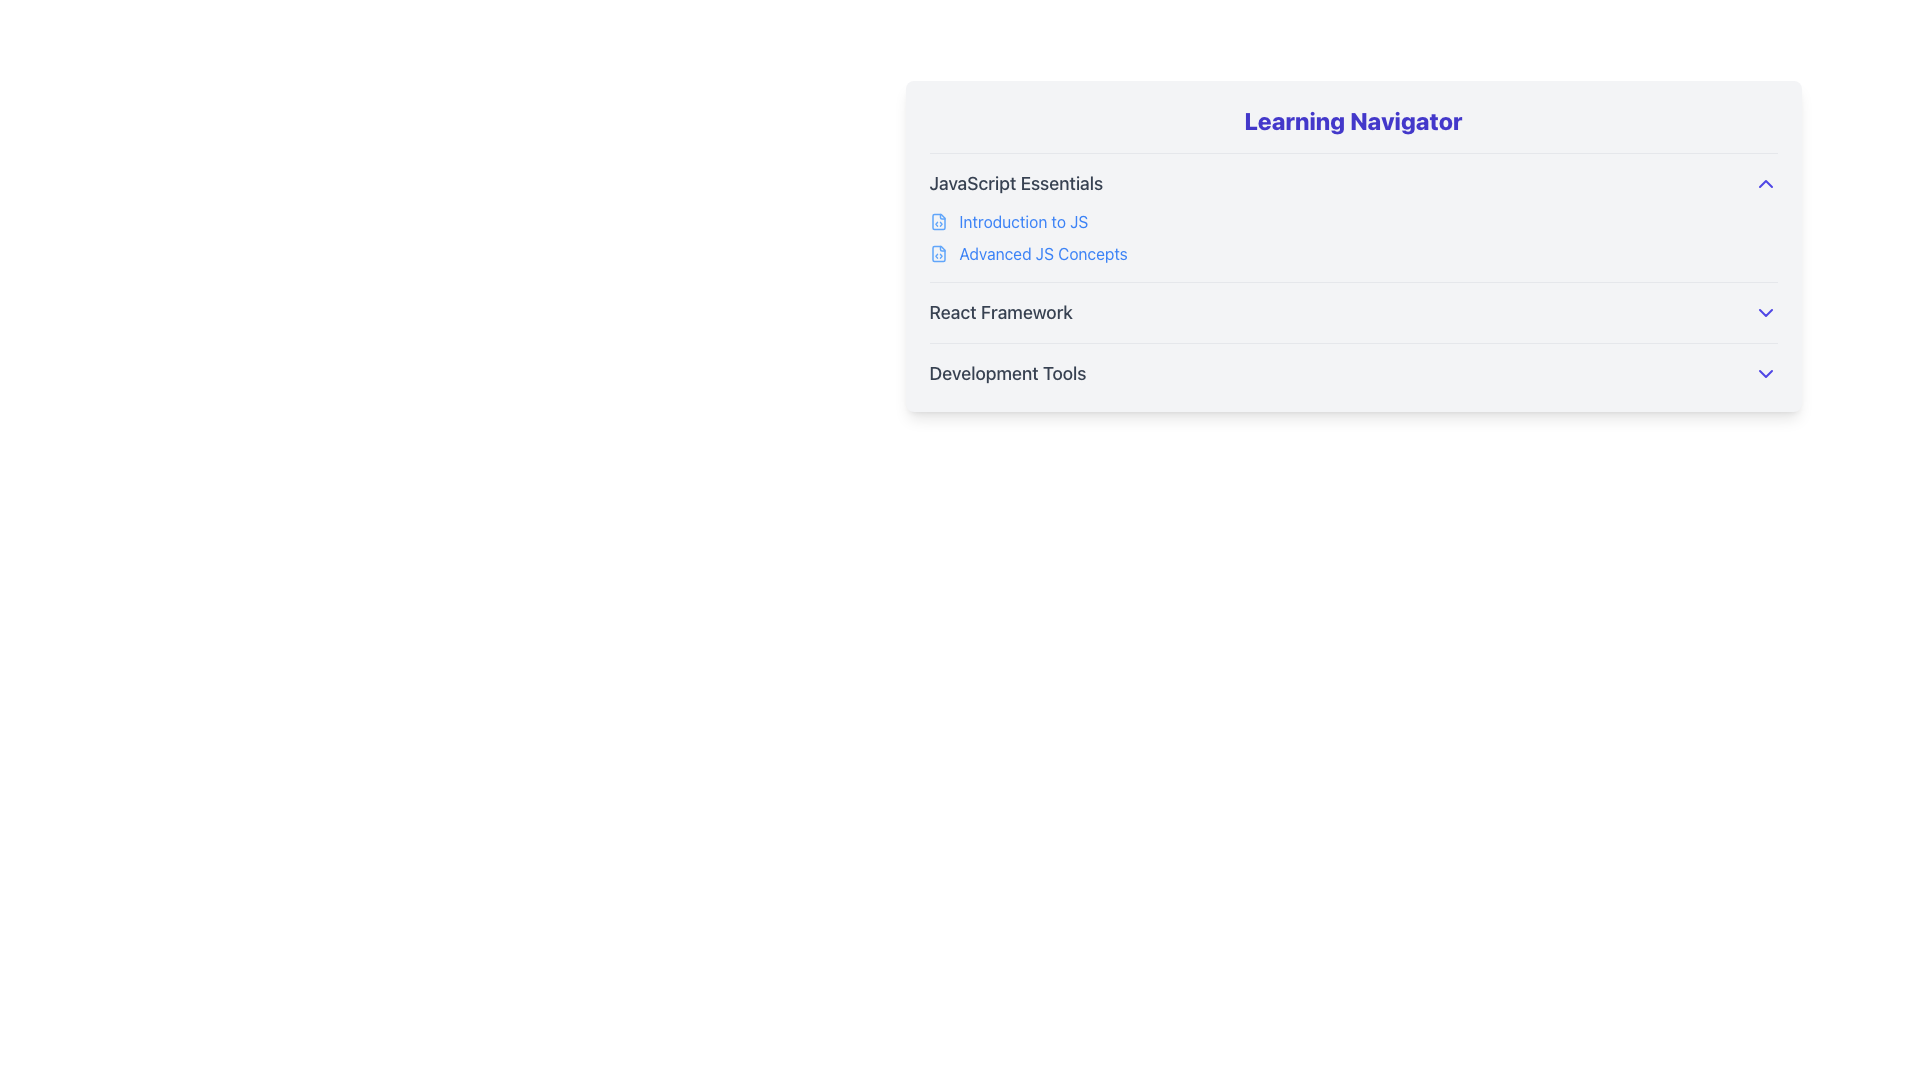 The image size is (1920, 1080). Describe the element at coordinates (1353, 374) in the screenshot. I see `the 'Development Tools' expandable list item within the 'React Framework' section` at that location.